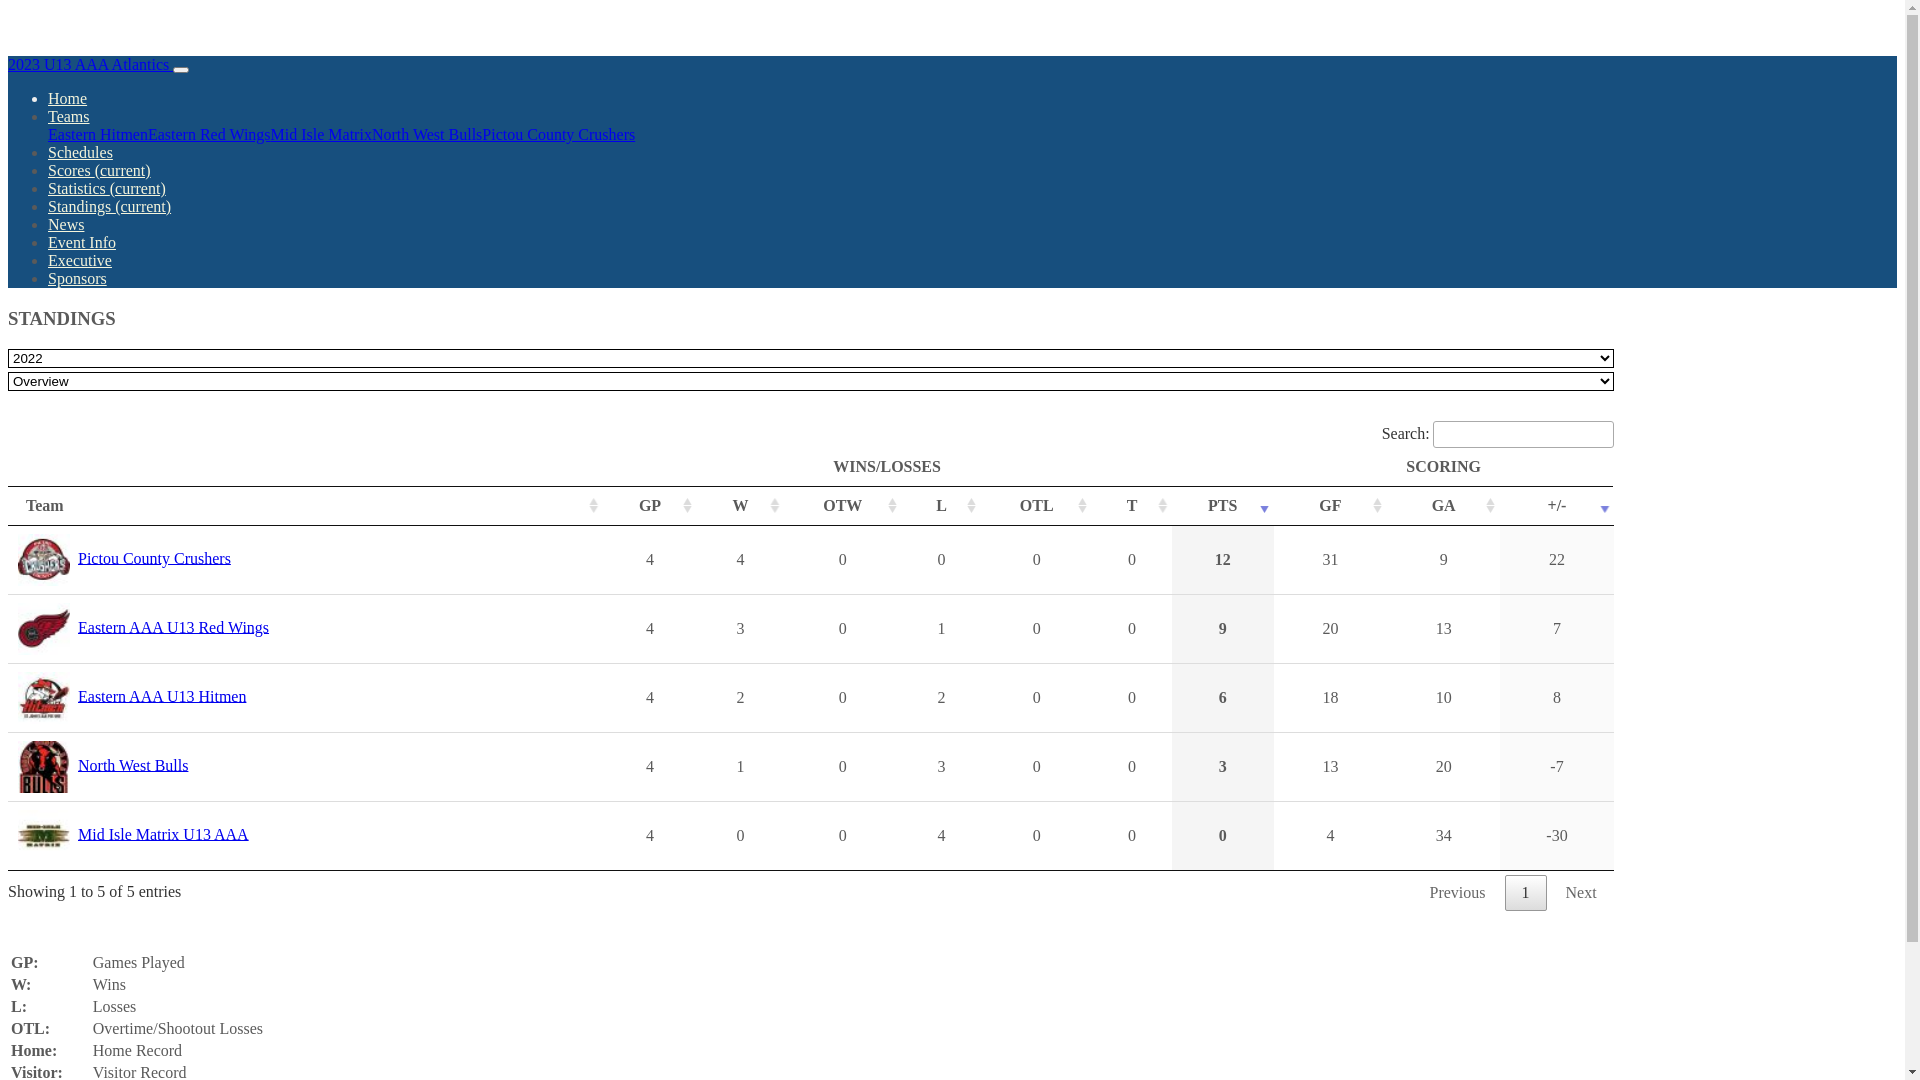 This screenshot has width=1920, height=1080. What do you see at coordinates (89, 63) in the screenshot?
I see `'2023 U13 AAA Atlantics'` at bounding box center [89, 63].